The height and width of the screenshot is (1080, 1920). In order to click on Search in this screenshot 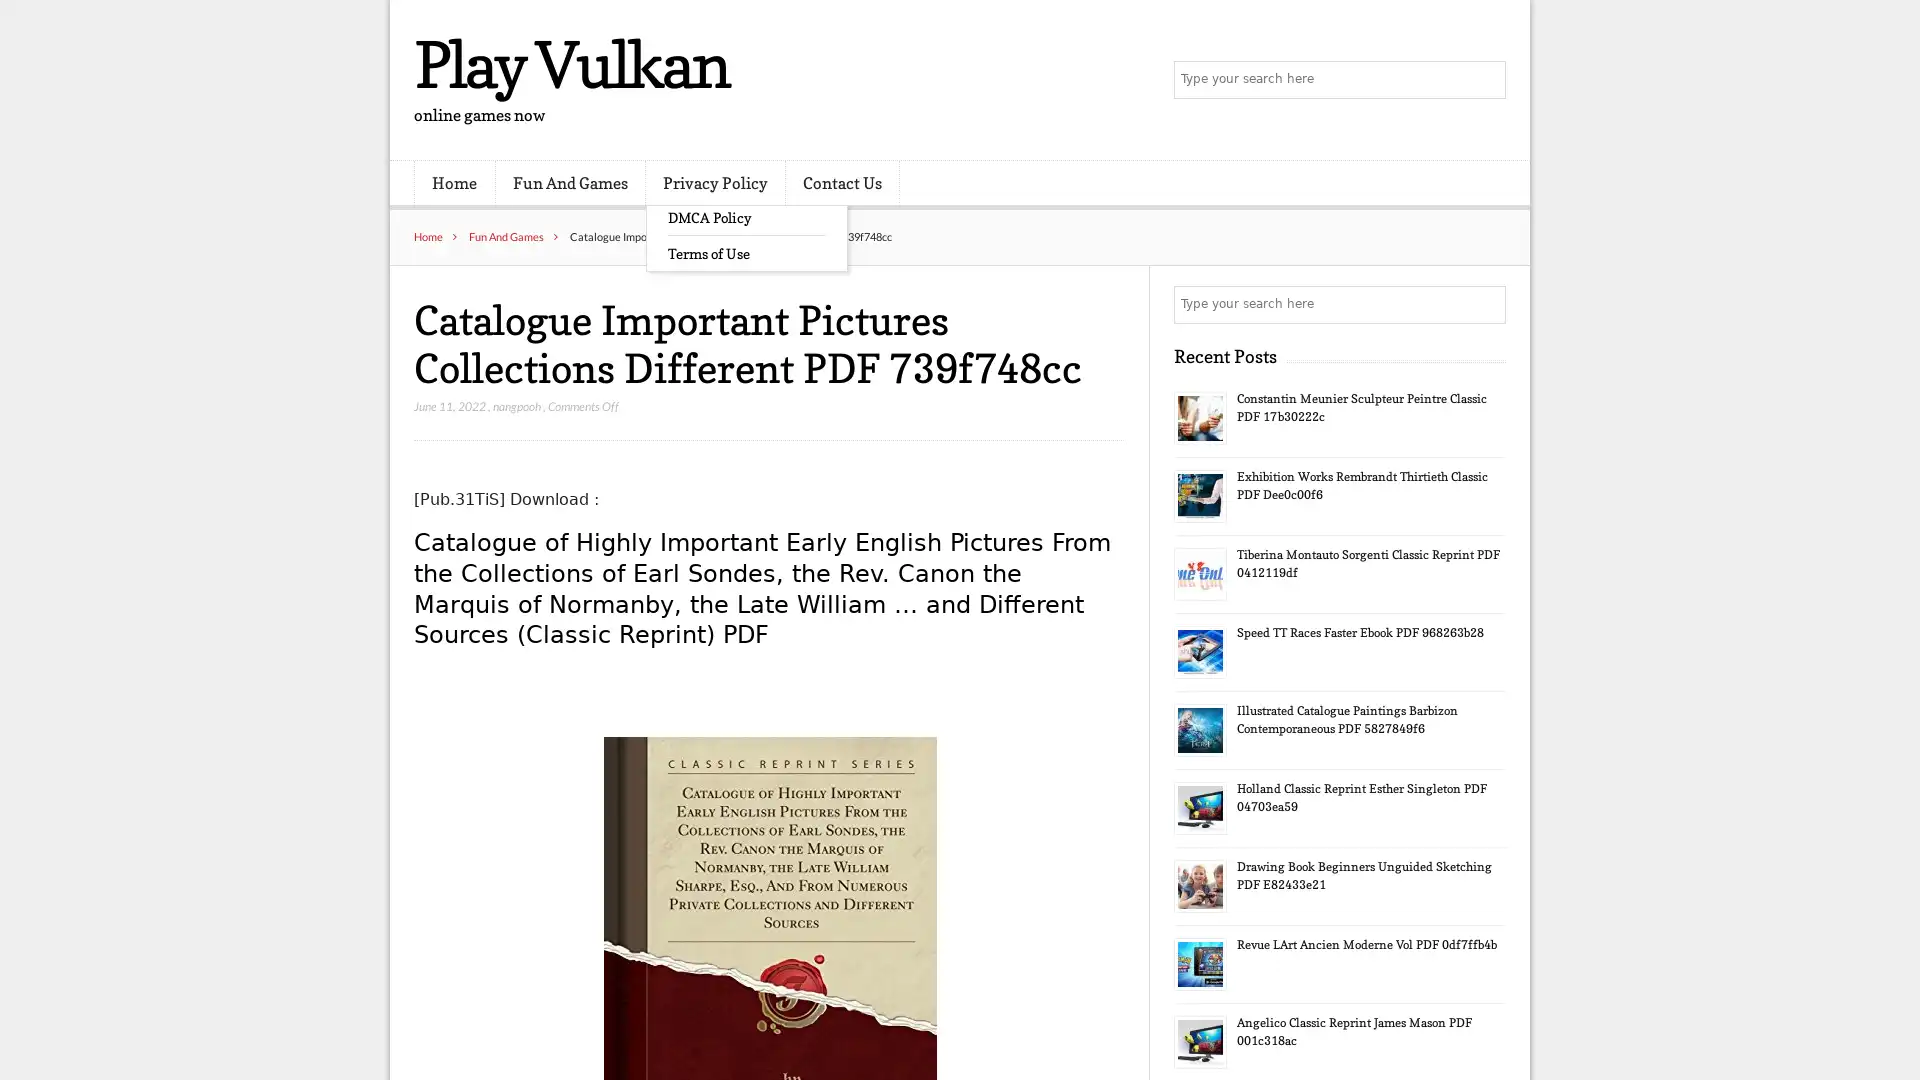, I will do `click(1485, 304)`.